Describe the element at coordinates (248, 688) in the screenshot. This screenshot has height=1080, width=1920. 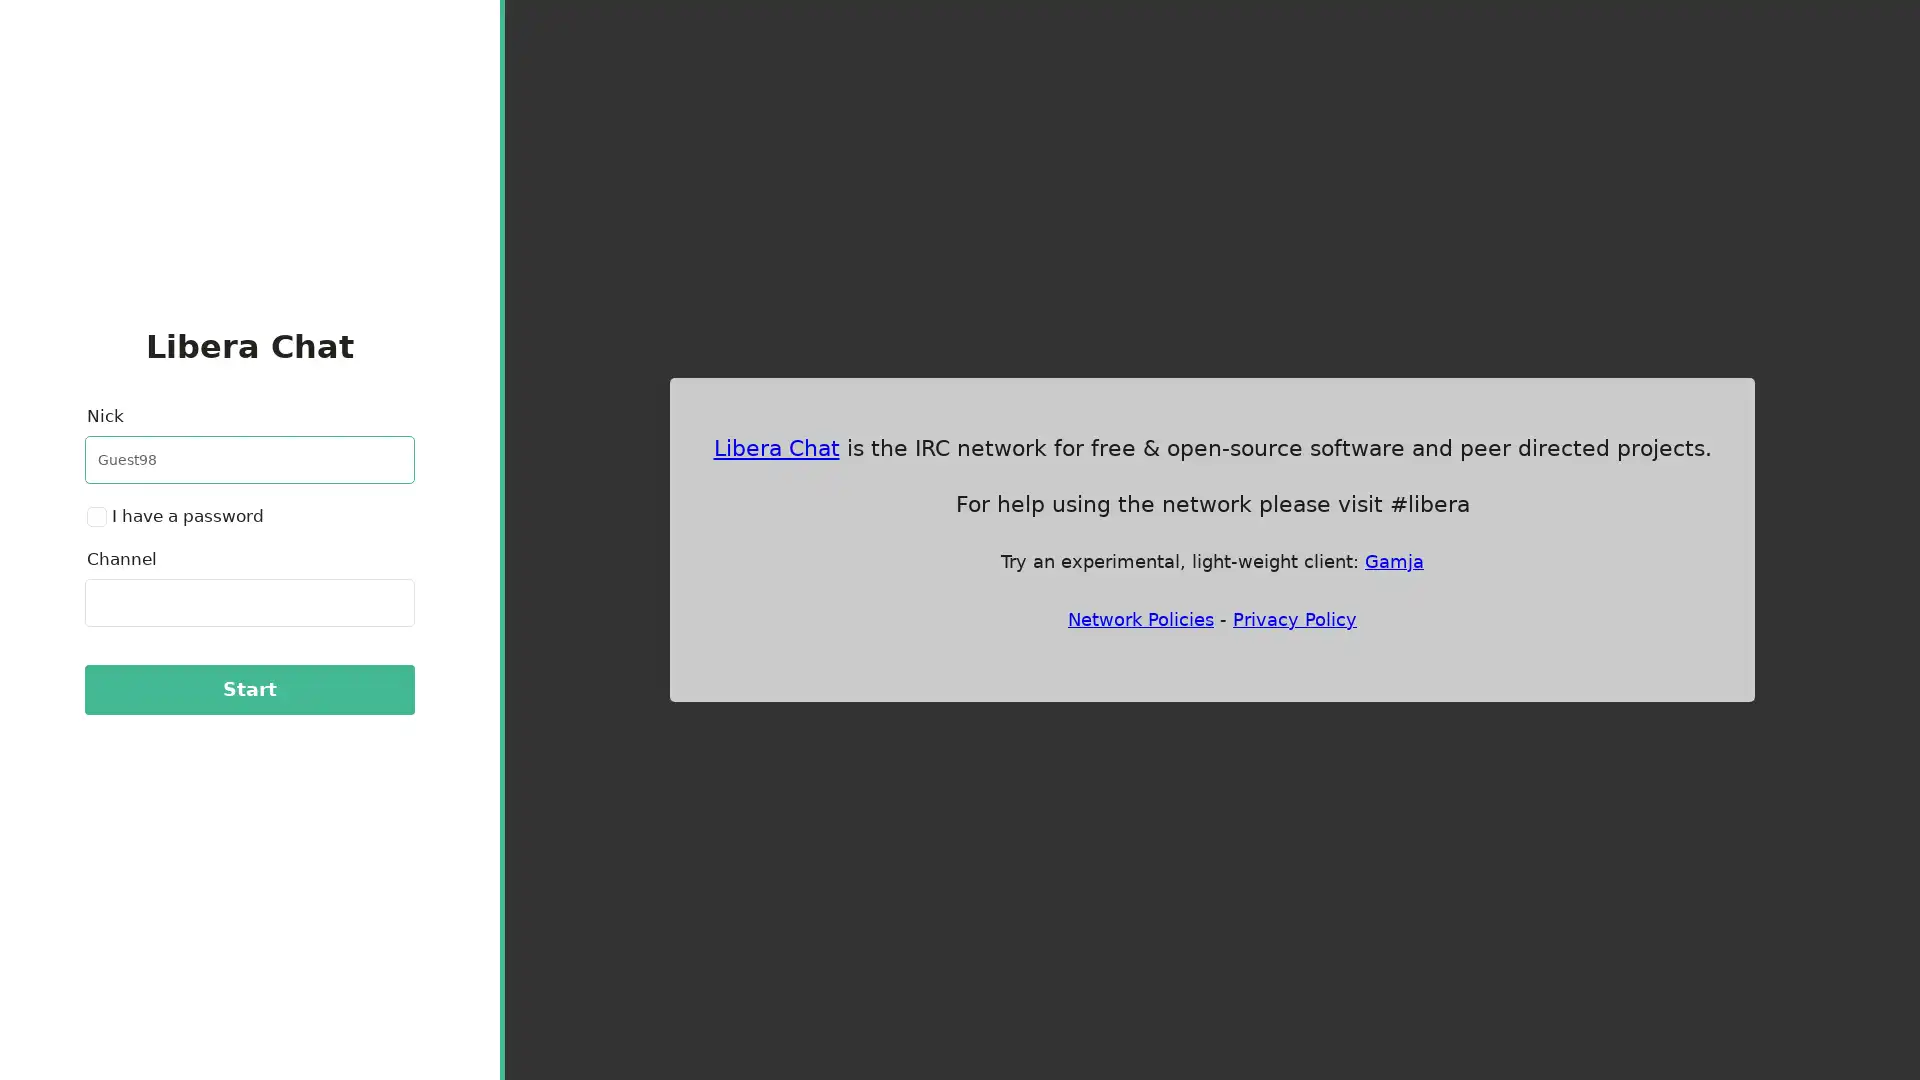
I see `Start` at that location.